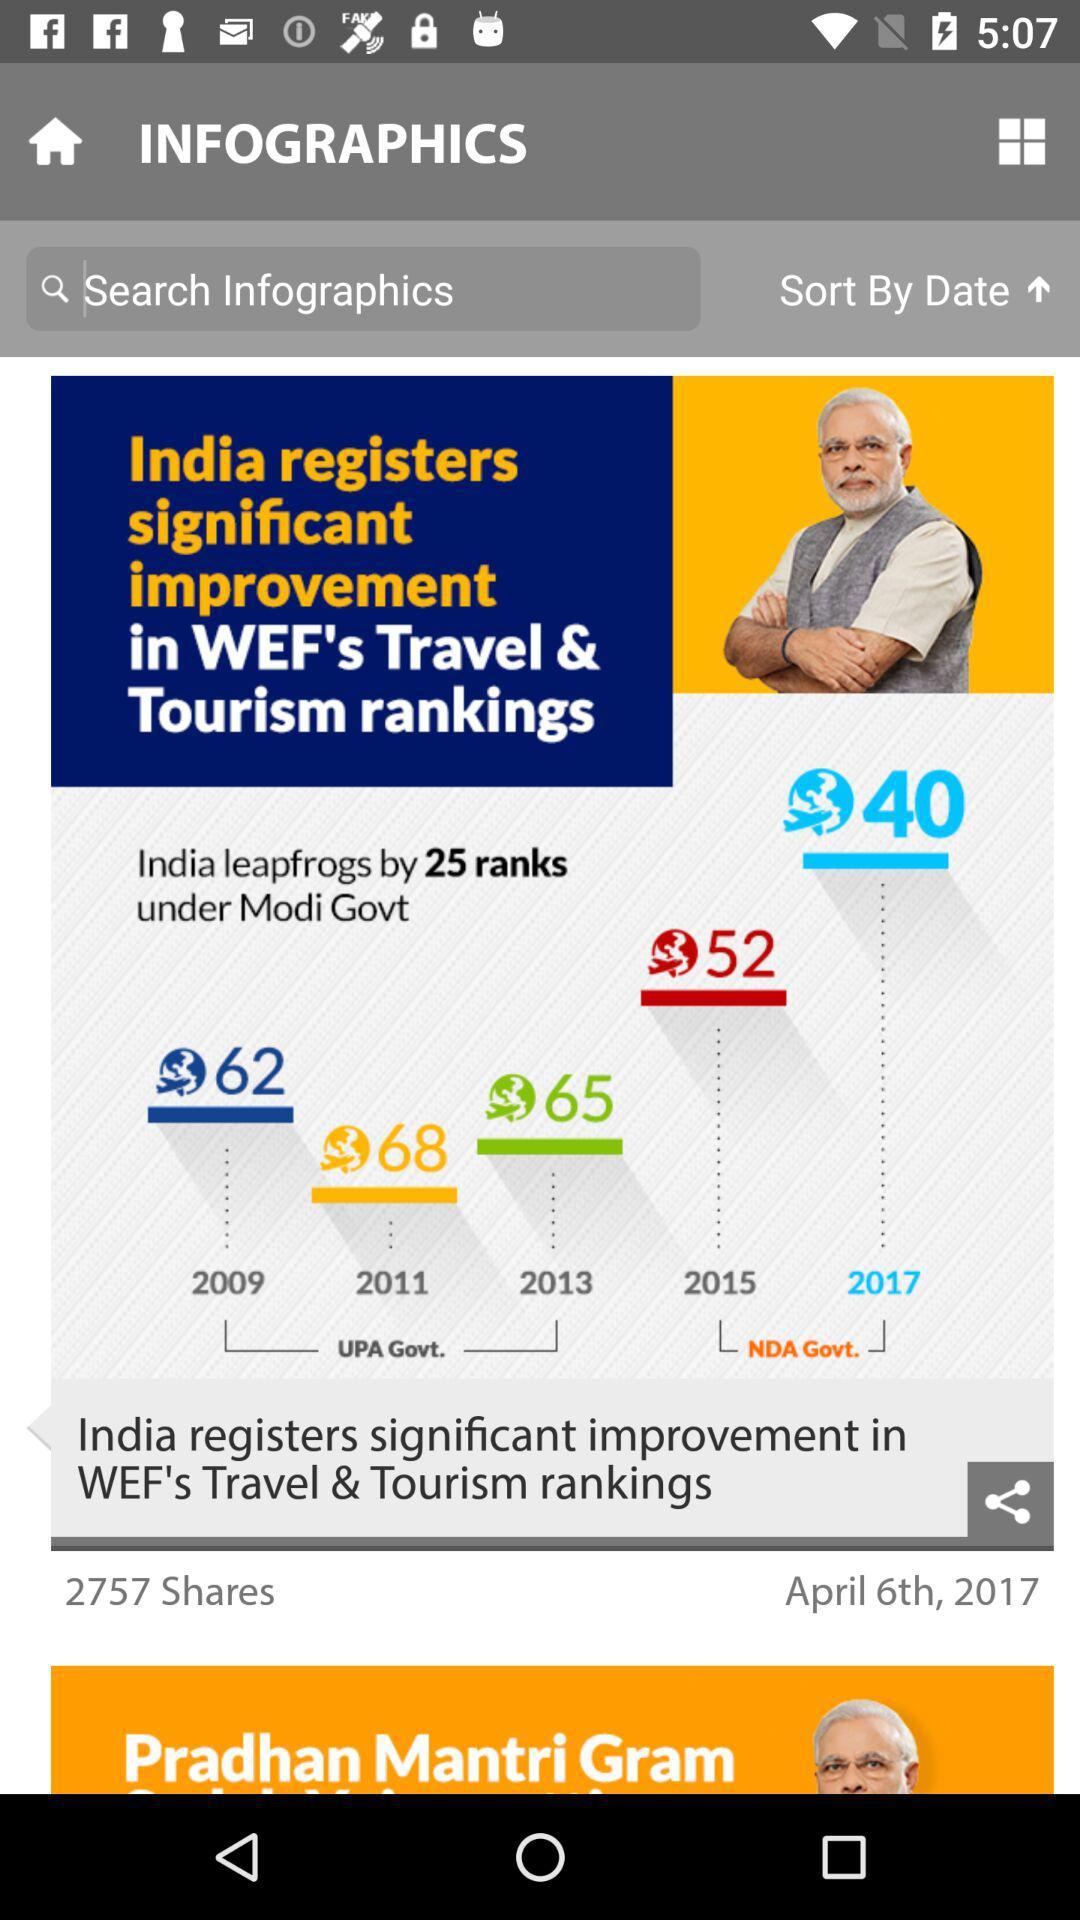 The height and width of the screenshot is (1920, 1080). Describe the element at coordinates (168, 1588) in the screenshot. I see `the 2757 shares icon` at that location.